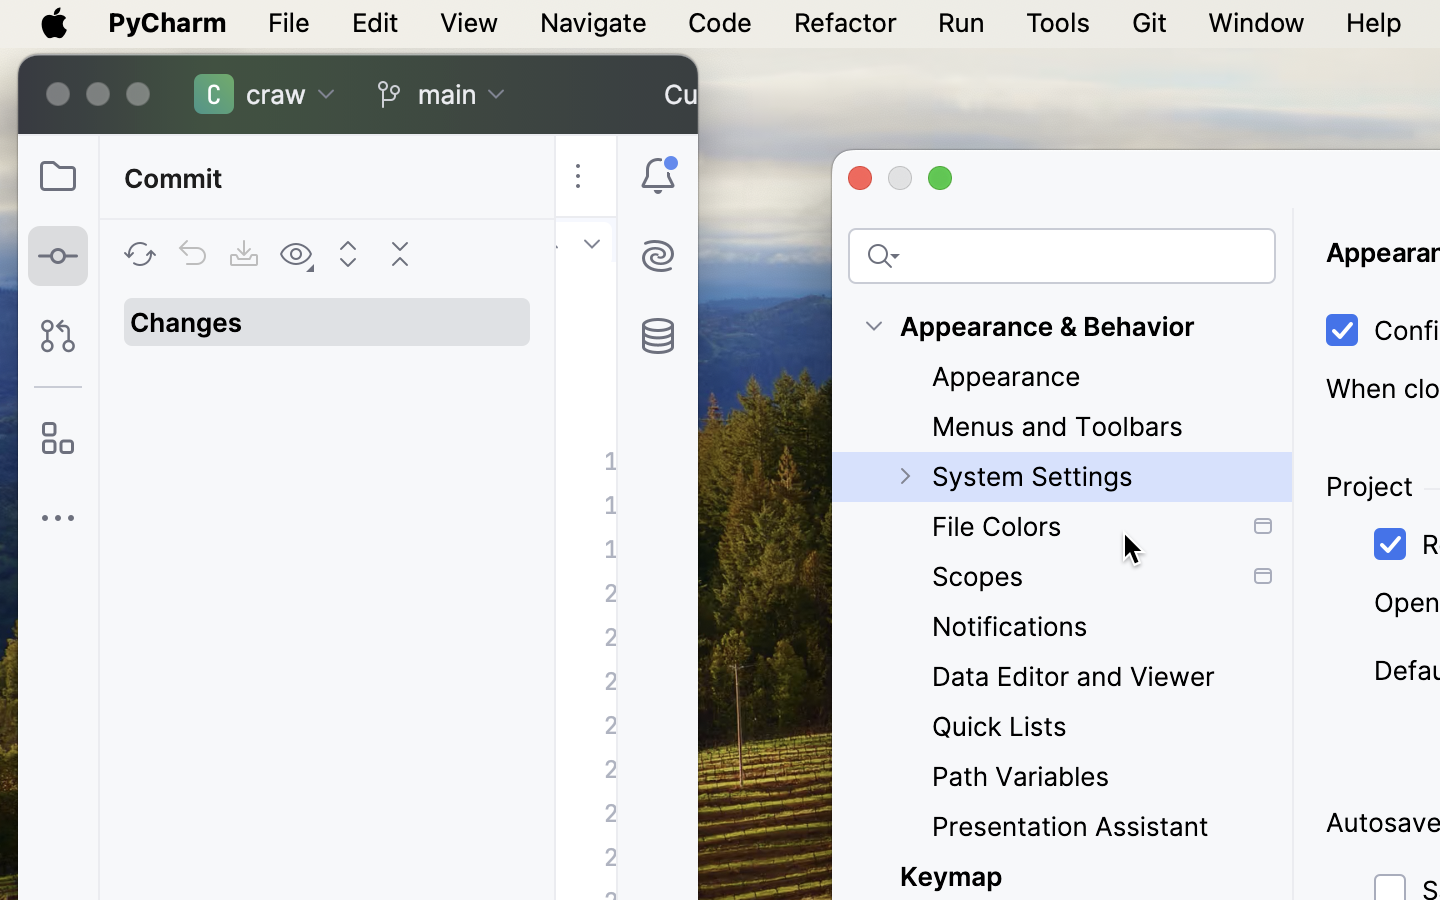 The height and width of the screenshot is (900, 1440). What do you see at coordinates (1368, 485) in the screenshot?
I see `'Project'` at bounding box center [1368, 485].